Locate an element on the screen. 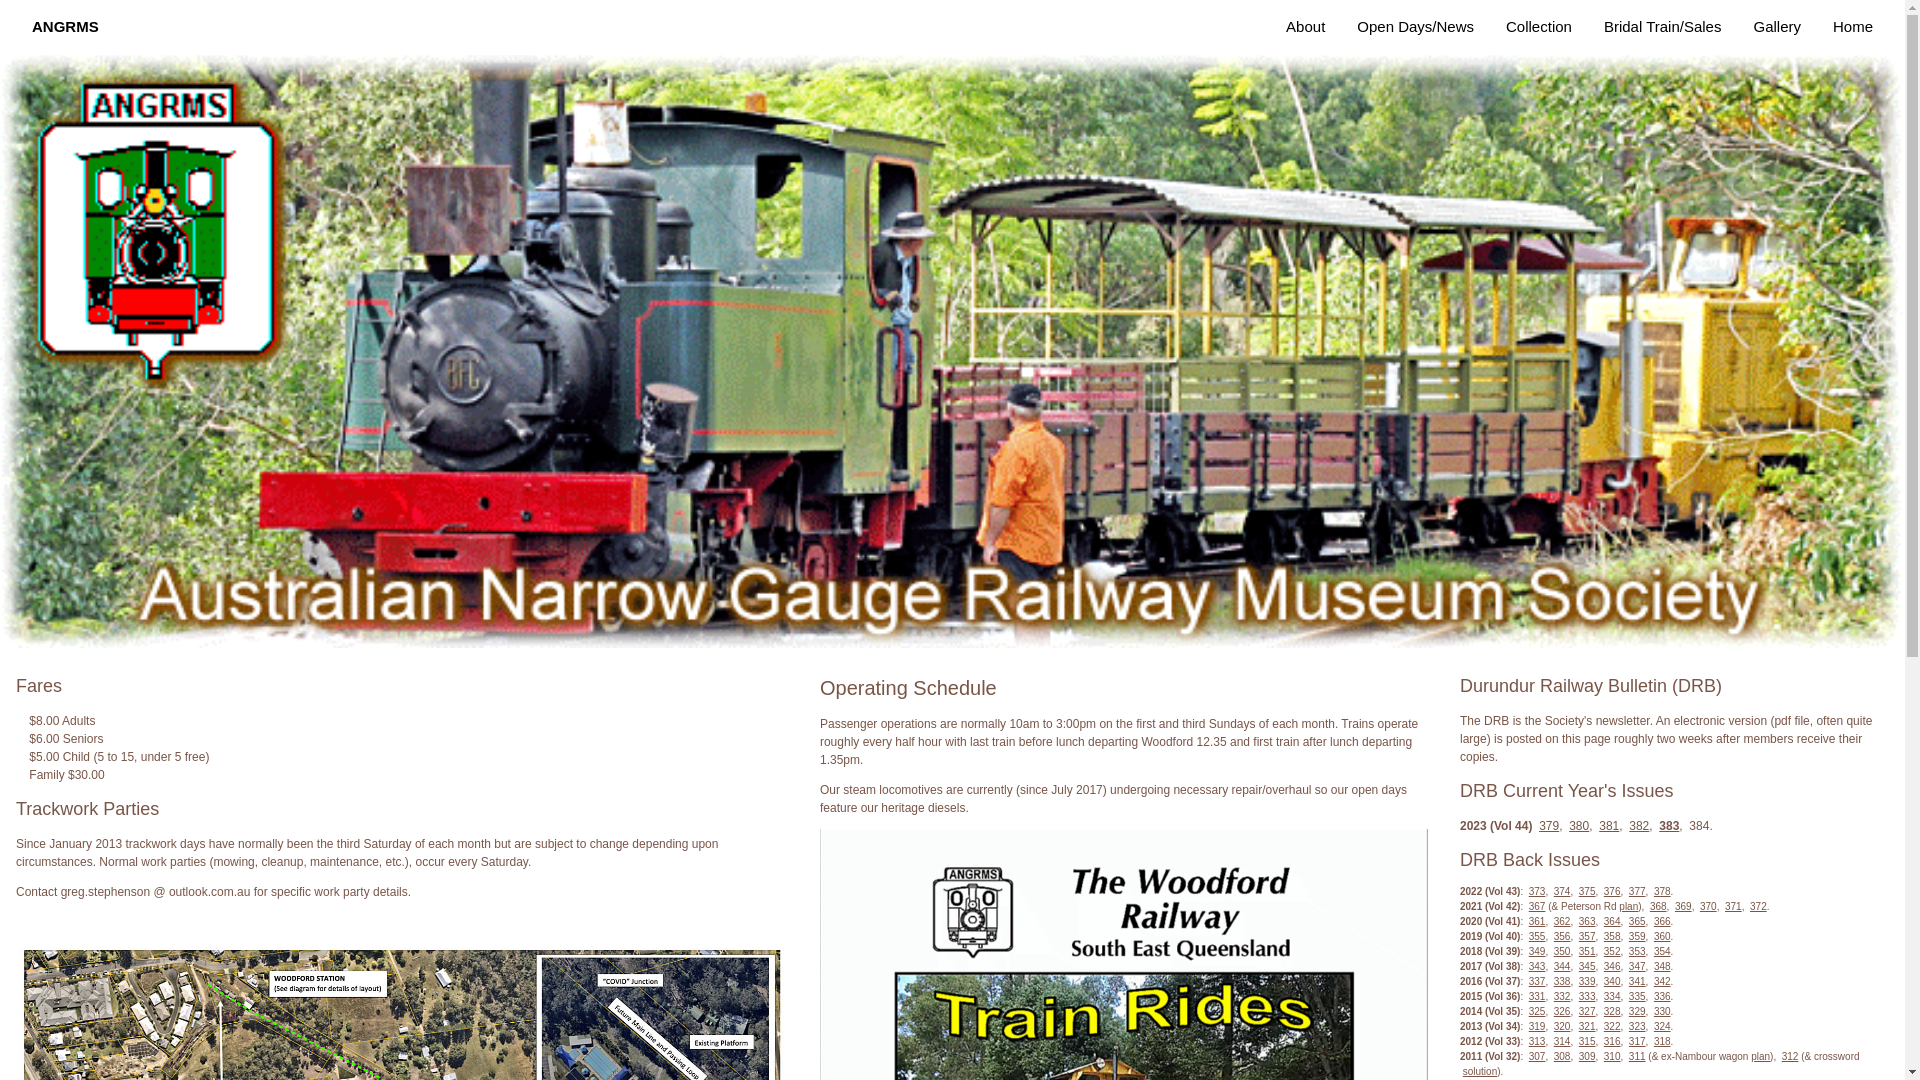 The width and height of the screenshot is (1920, 1080). '378' is located at coordinates (1662, 890).